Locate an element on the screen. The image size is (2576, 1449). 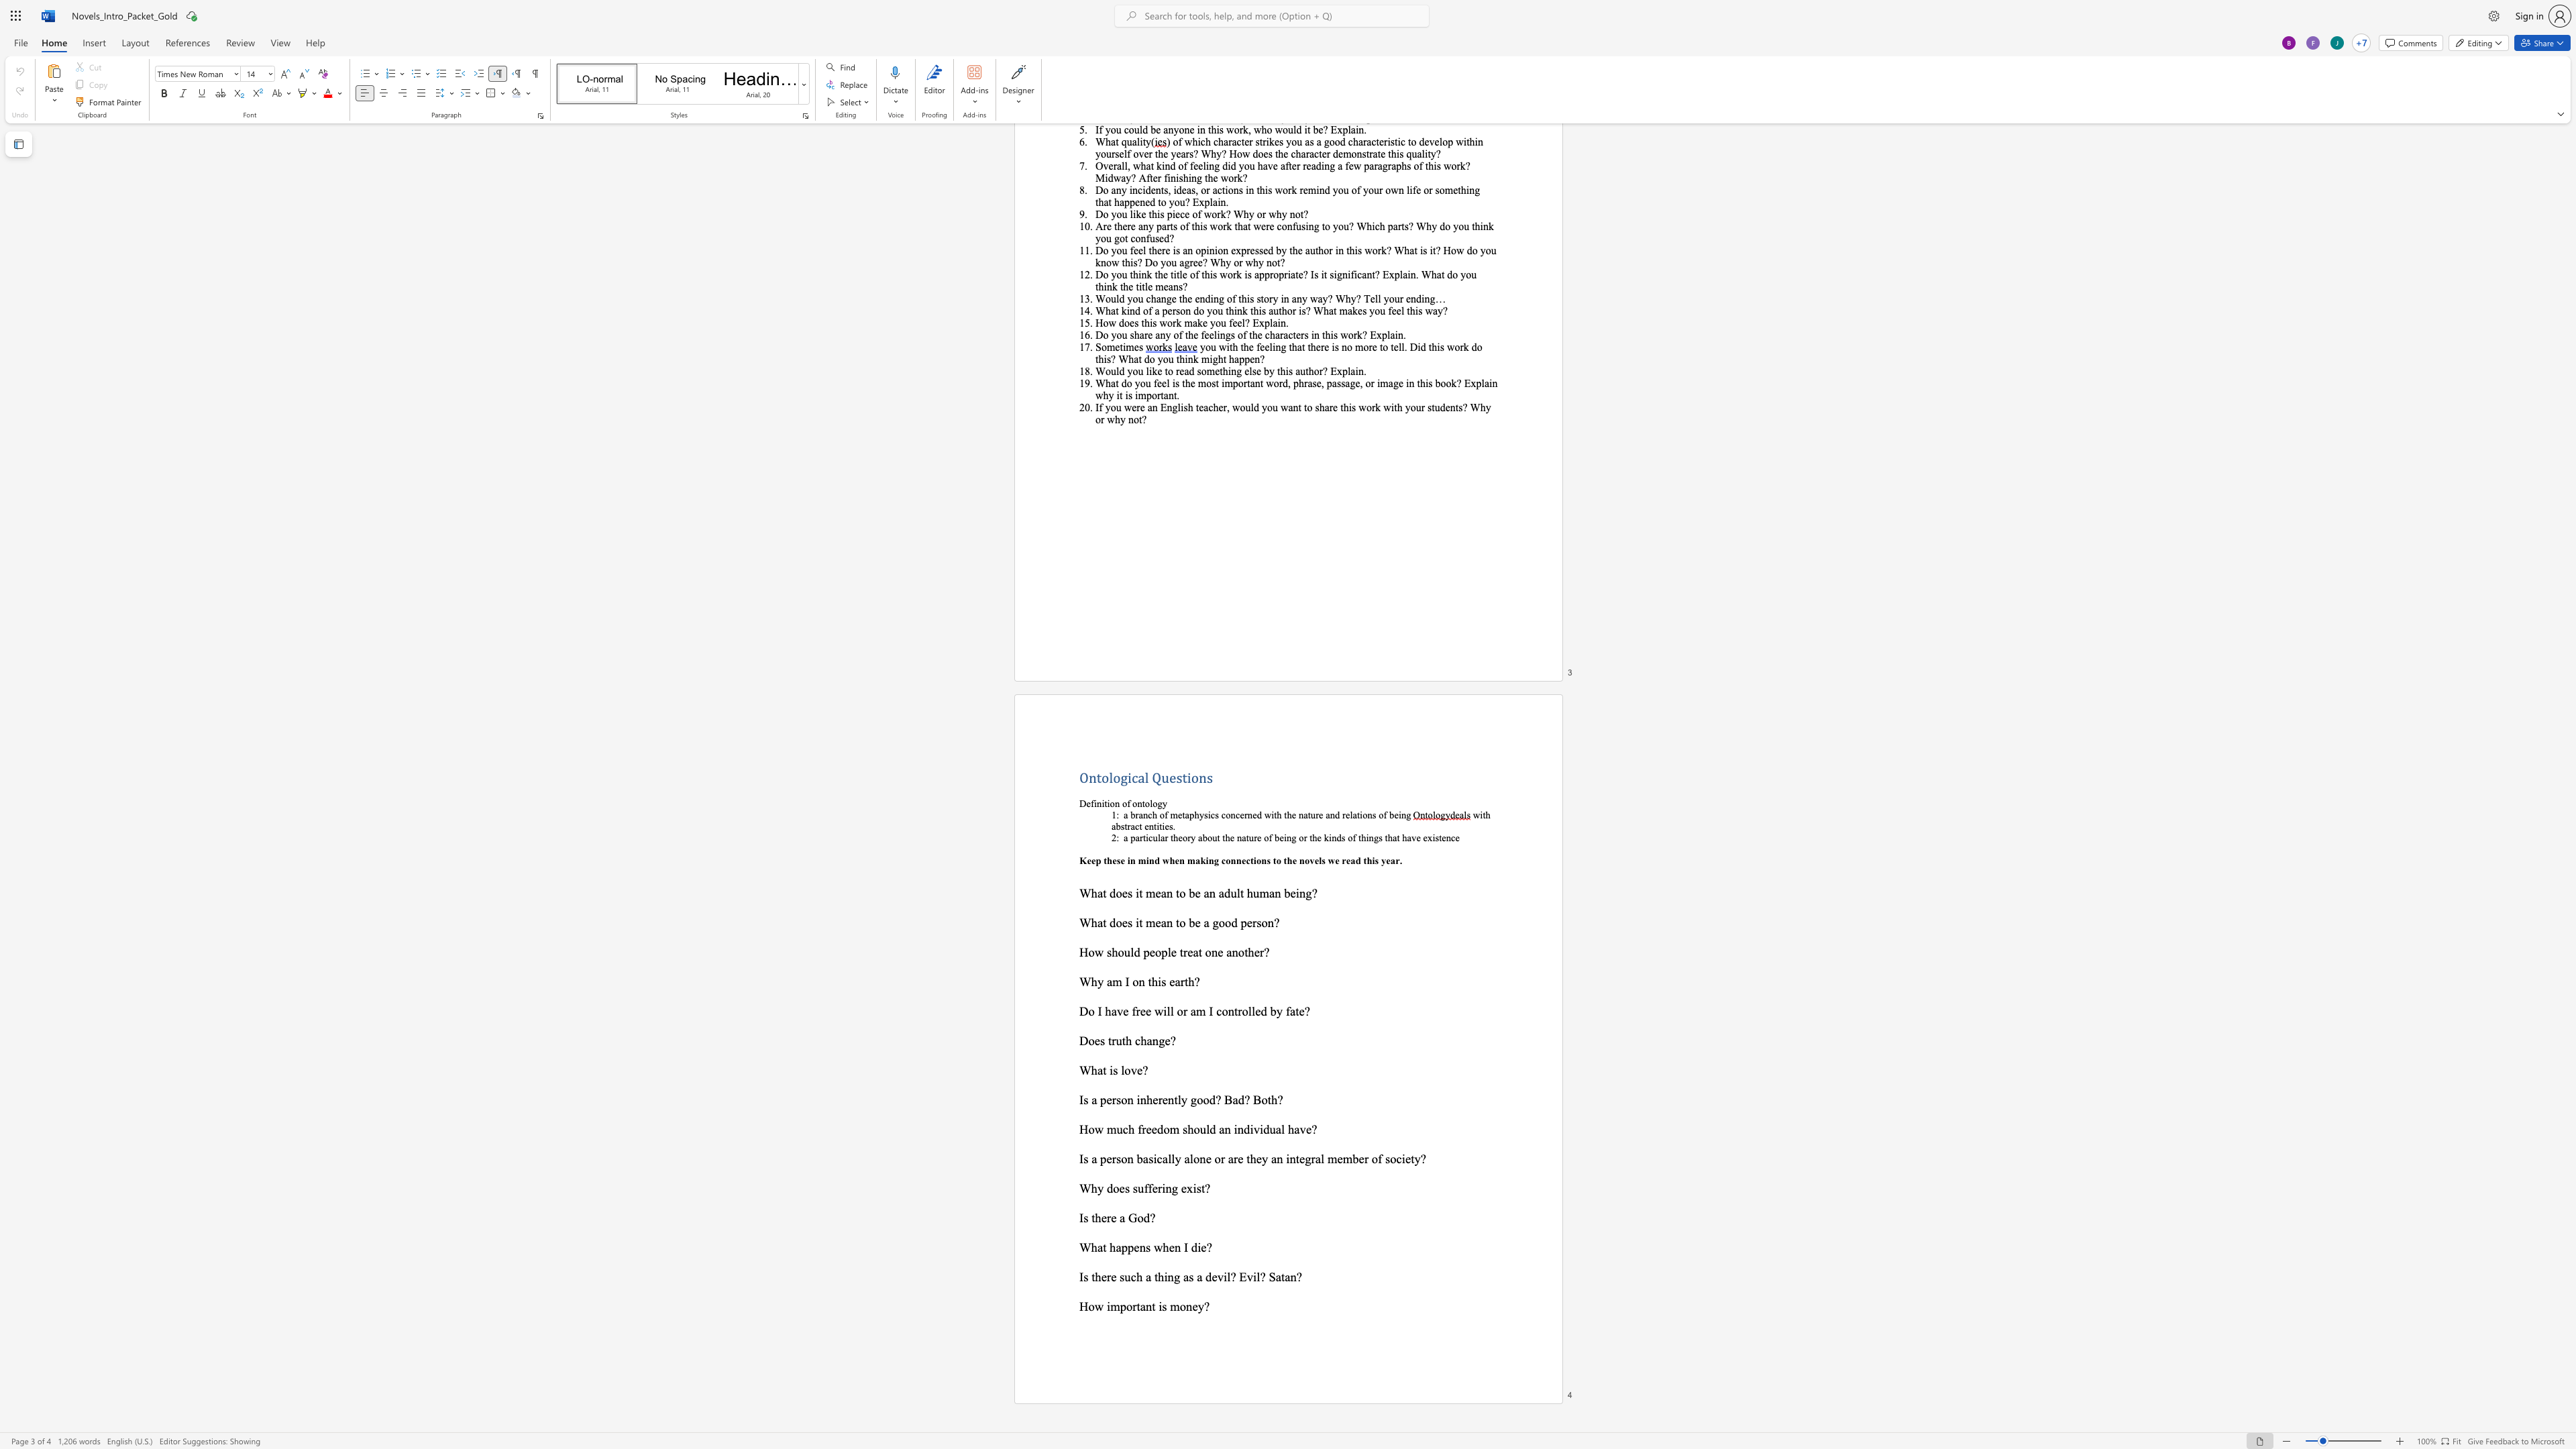
the space between the continuous character "r" and "u" in the text is located at coordinates (1116, 1040).